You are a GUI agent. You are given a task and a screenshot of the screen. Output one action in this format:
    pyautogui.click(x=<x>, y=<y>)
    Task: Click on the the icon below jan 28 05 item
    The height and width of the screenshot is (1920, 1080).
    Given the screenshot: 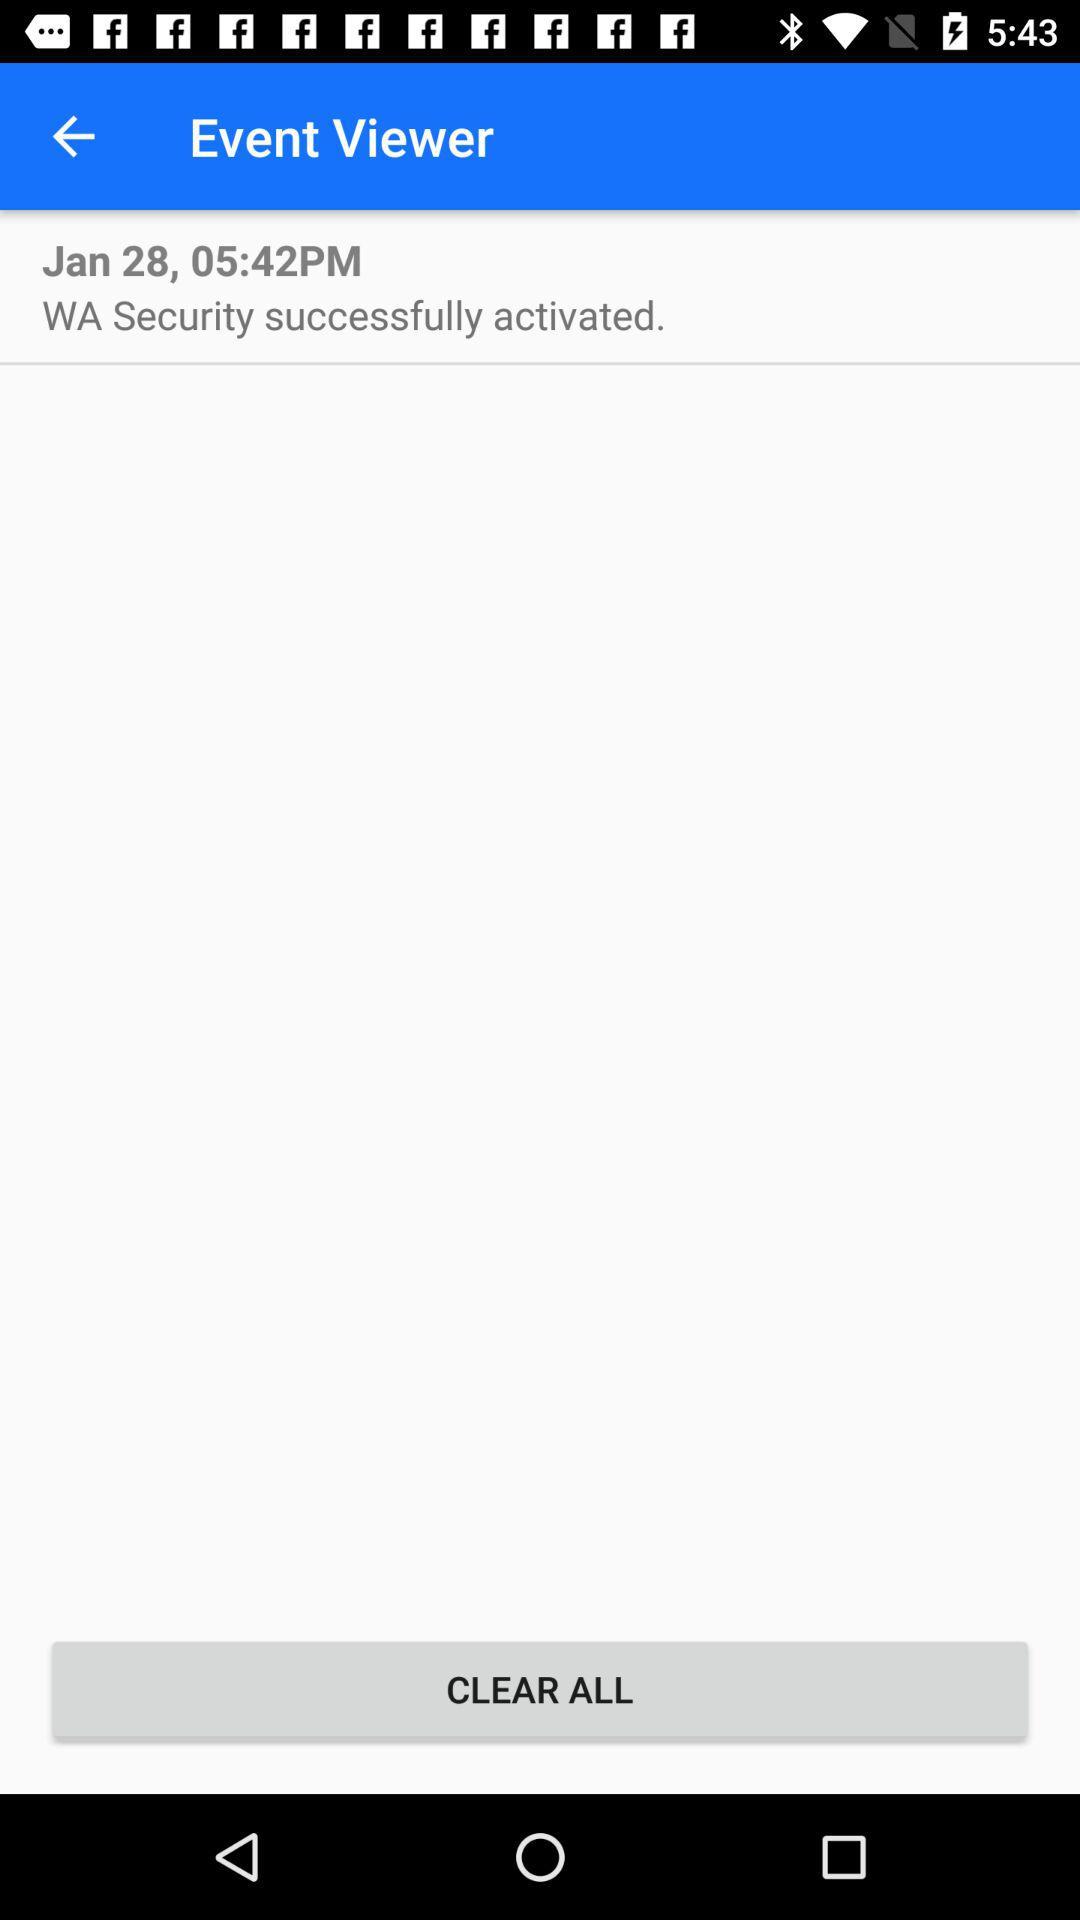 What is the action you would take?
    pyautogui.click(x=353, y=313)
    